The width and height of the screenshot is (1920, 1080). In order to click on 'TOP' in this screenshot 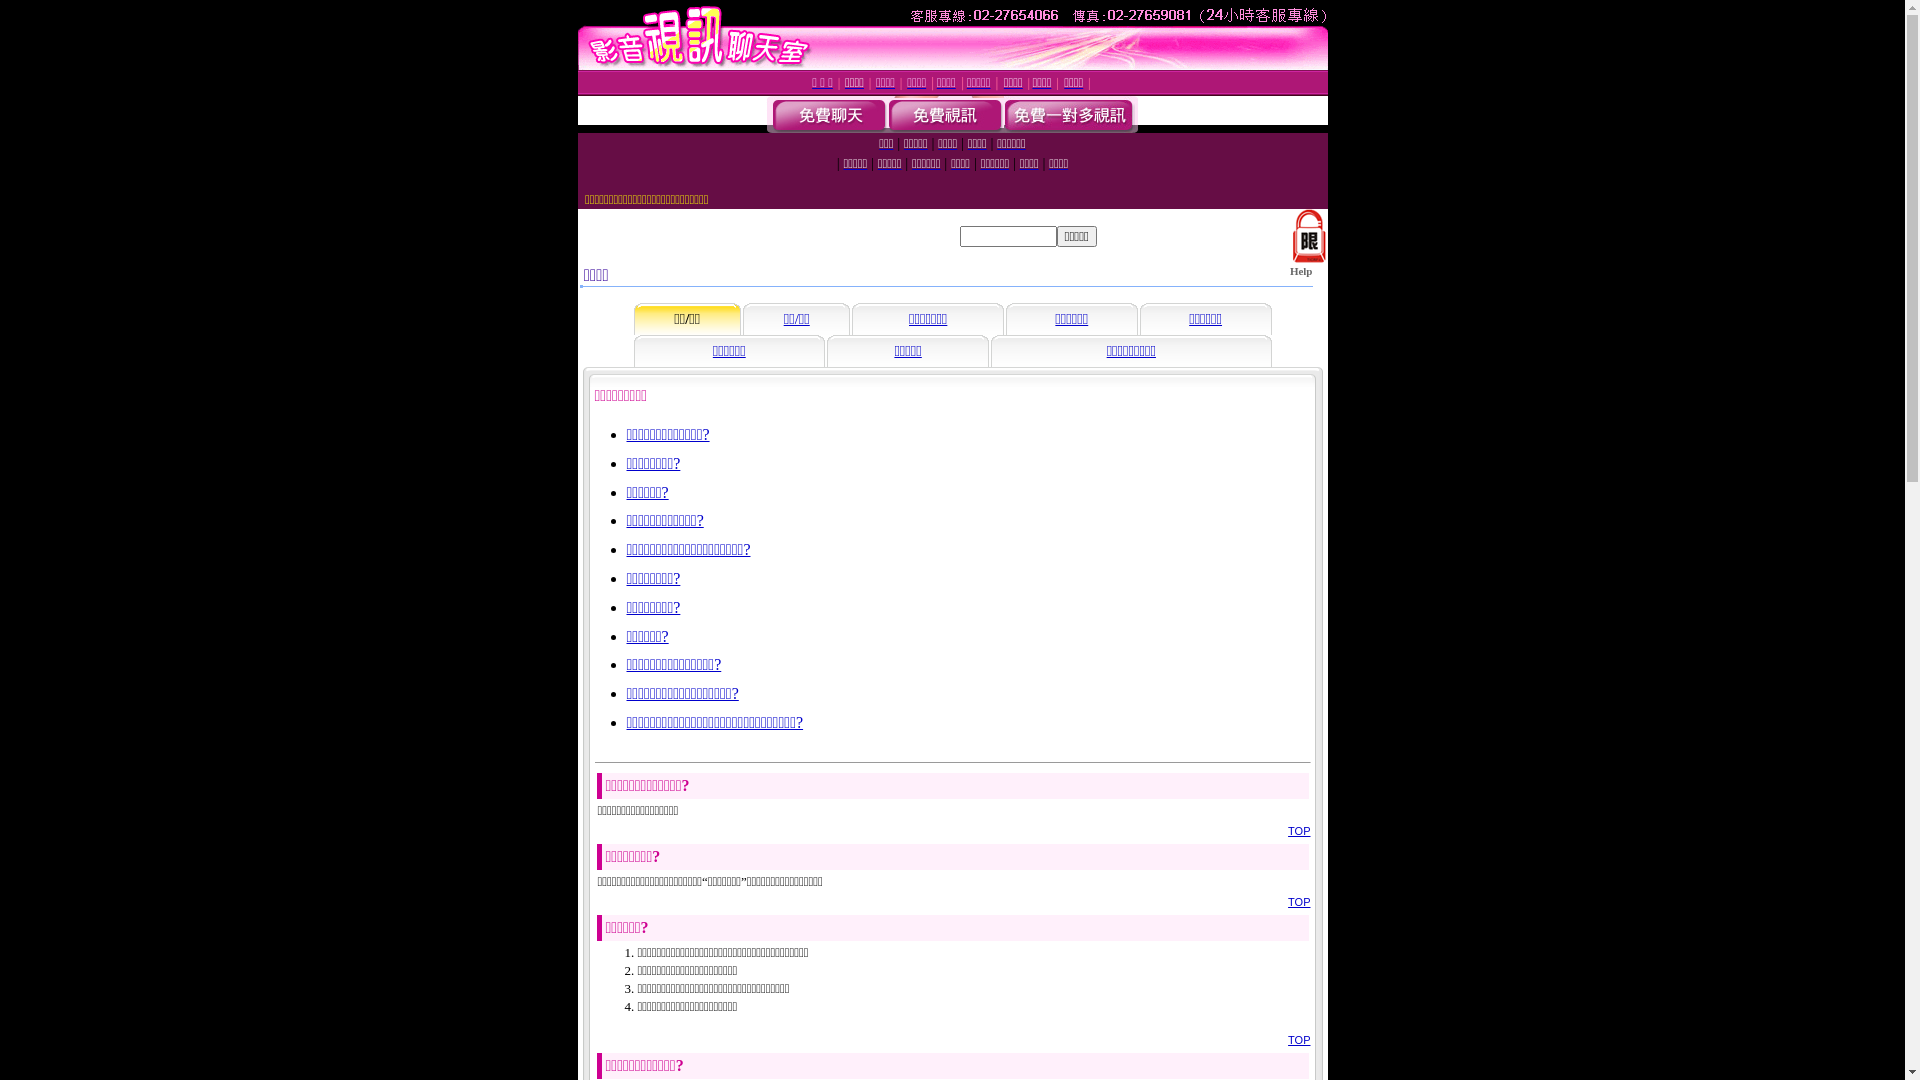, I will do `click(1299, 1039)`.